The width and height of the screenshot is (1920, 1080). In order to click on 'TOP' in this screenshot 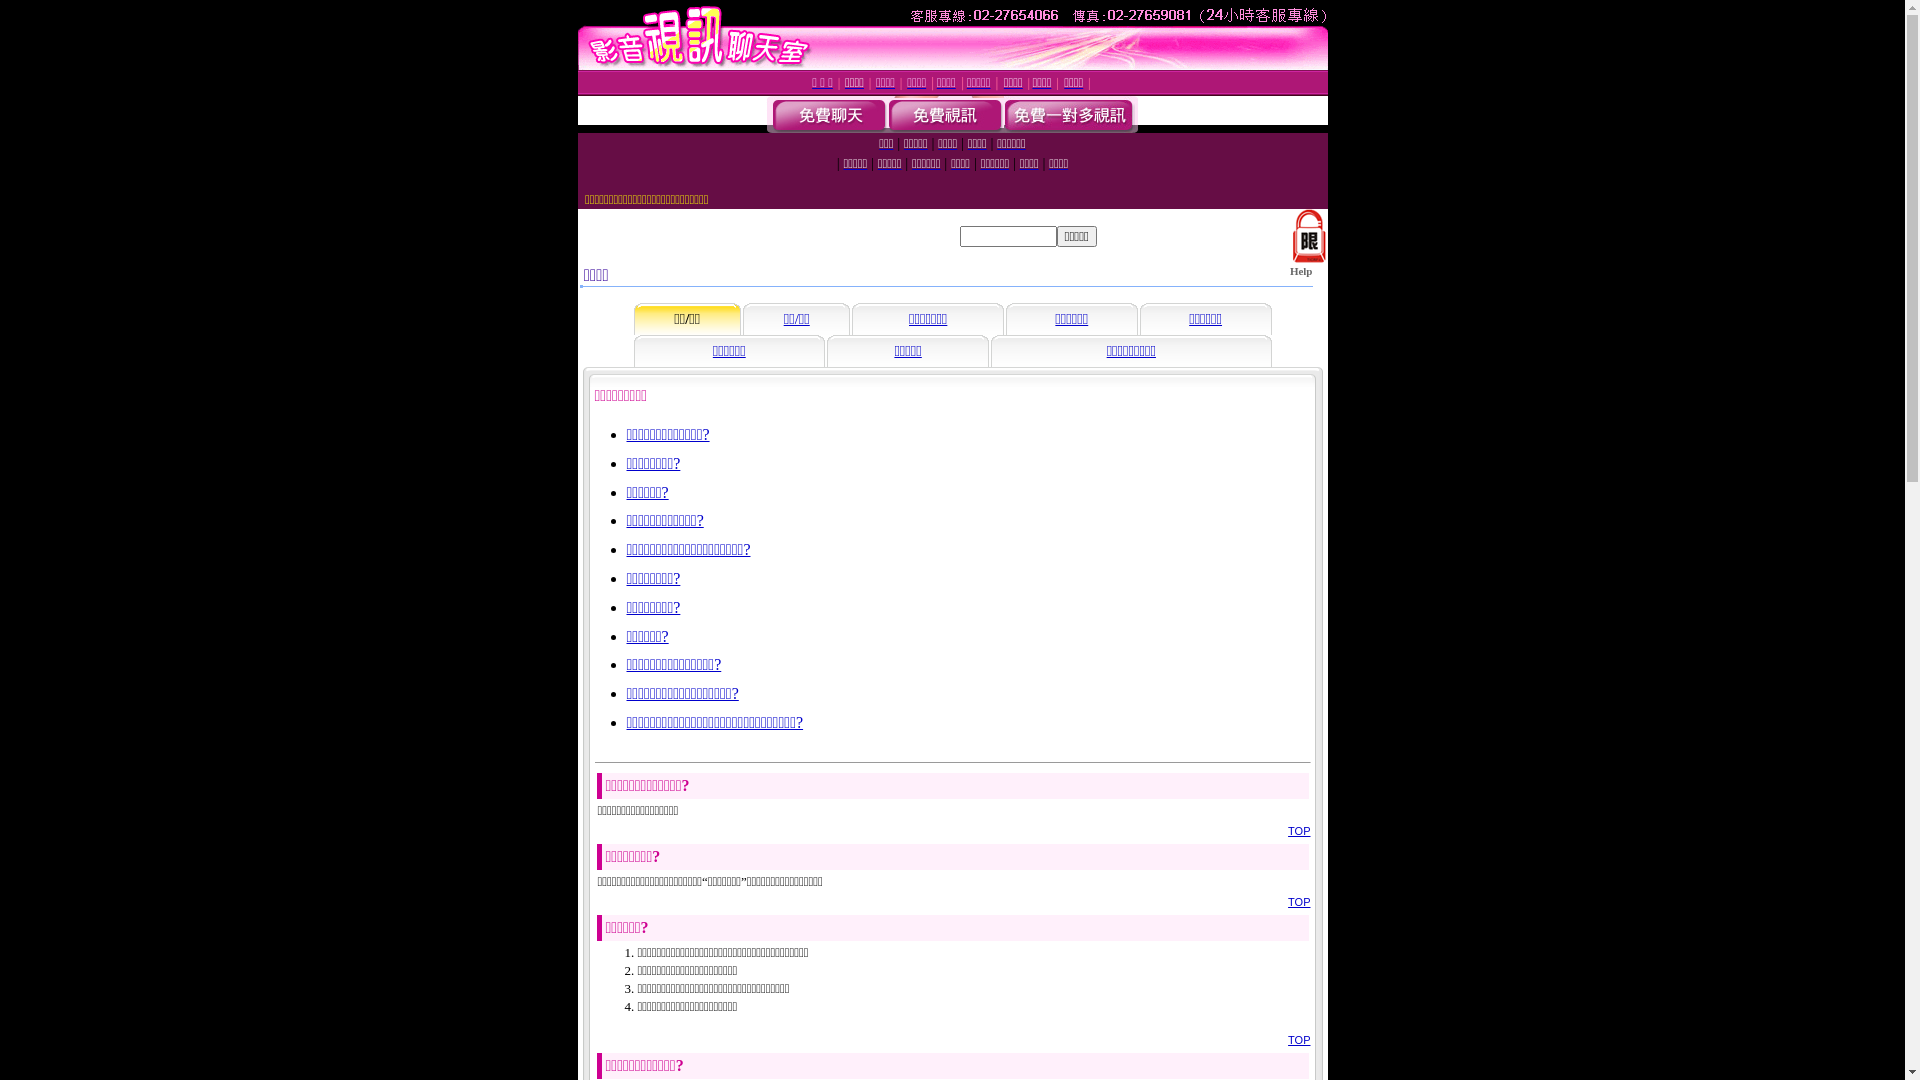, I will do `click(1299, 1039)`.